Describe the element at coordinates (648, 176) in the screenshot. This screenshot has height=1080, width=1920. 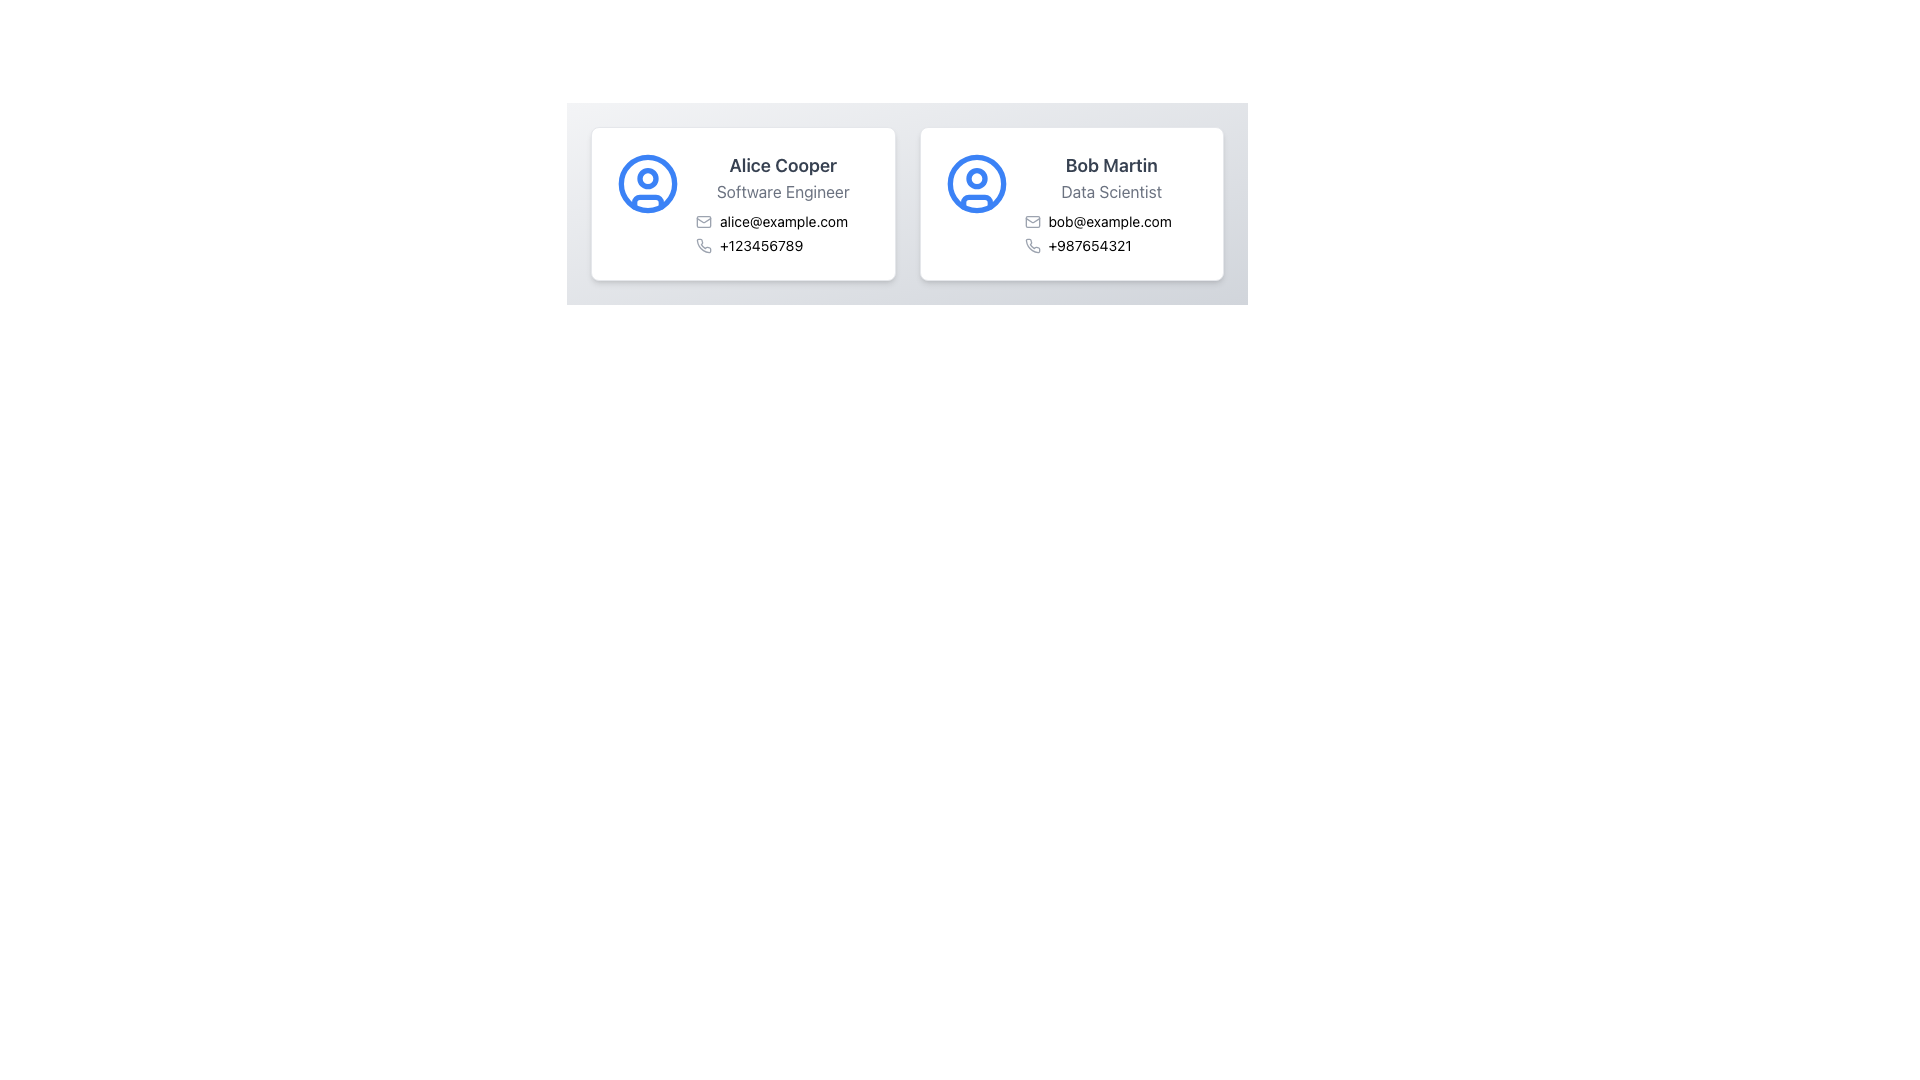
I see `the decorative element representing the user's head within the profile icon, which is the second sub-element in the user profile icon located to the left of 'Alice Cooper'` at that location.